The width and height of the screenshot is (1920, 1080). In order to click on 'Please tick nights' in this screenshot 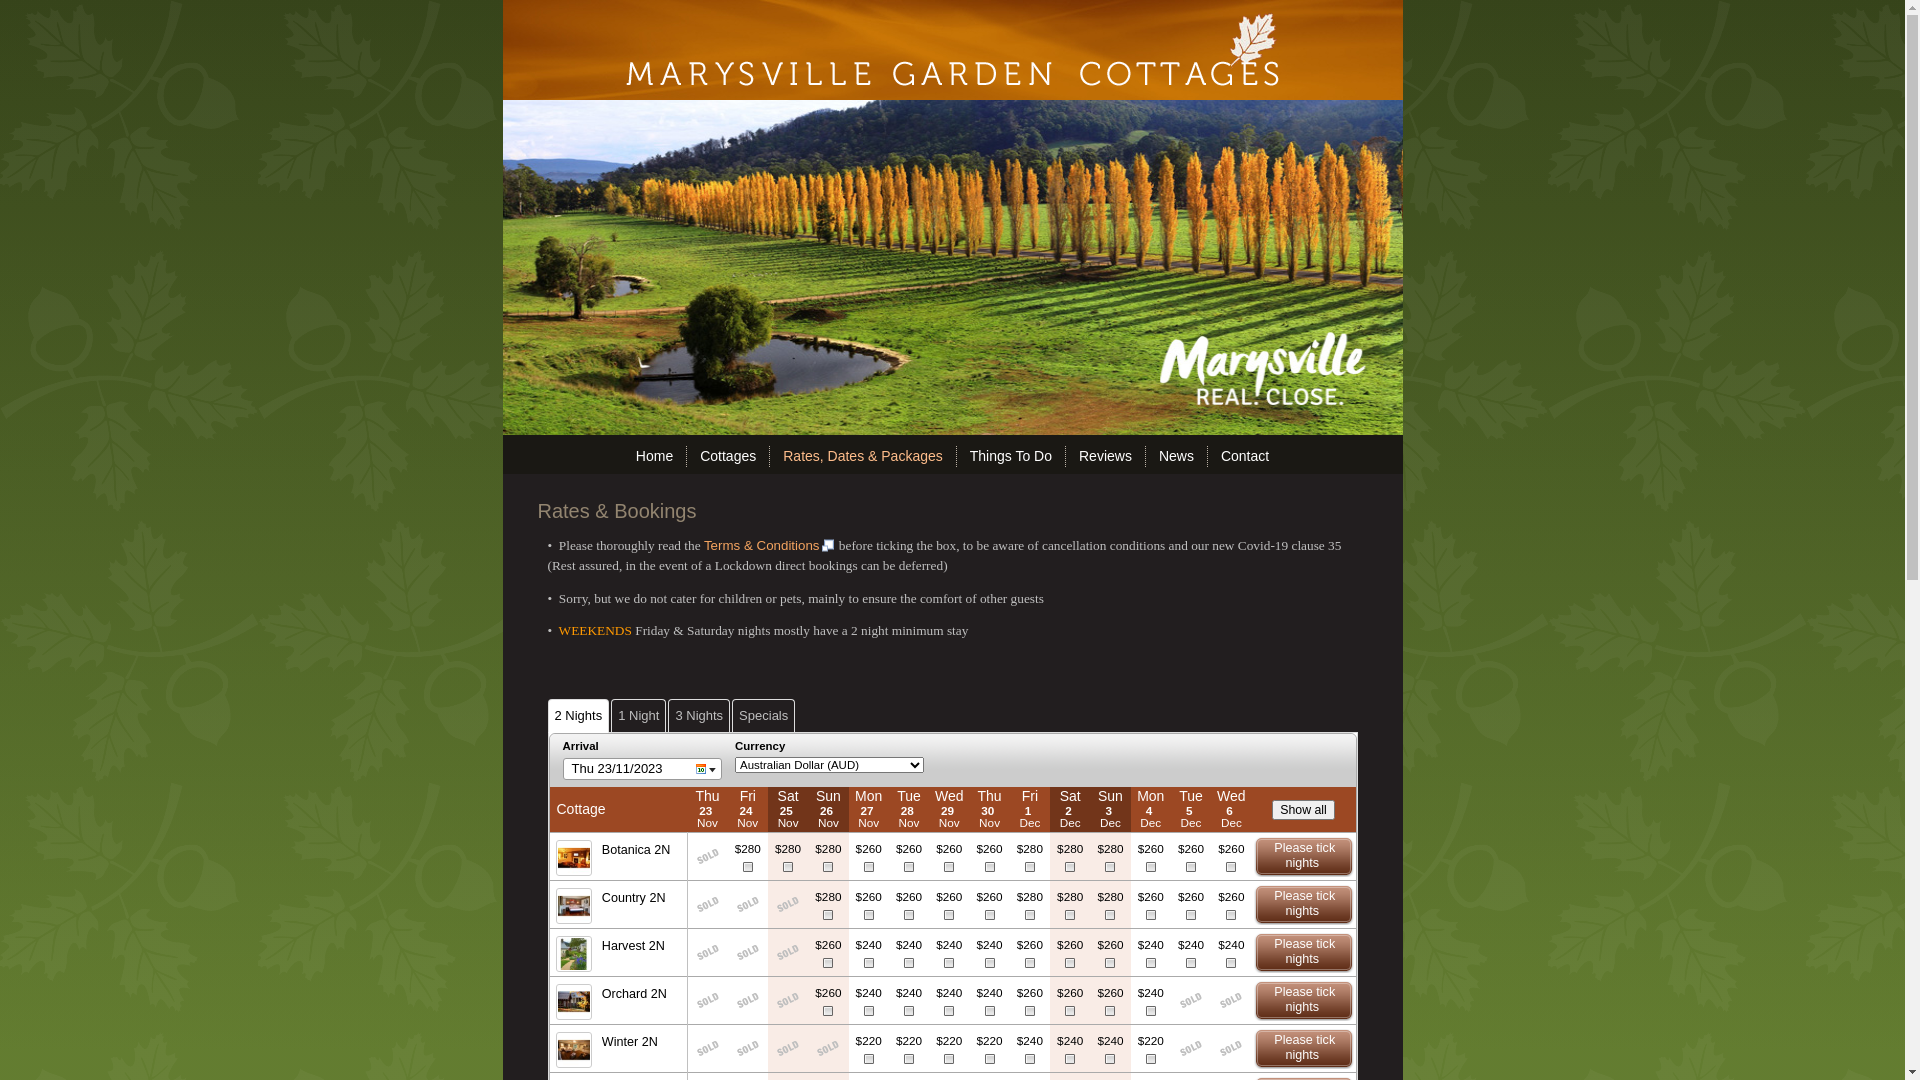, I will do `click(1304, 951)`.